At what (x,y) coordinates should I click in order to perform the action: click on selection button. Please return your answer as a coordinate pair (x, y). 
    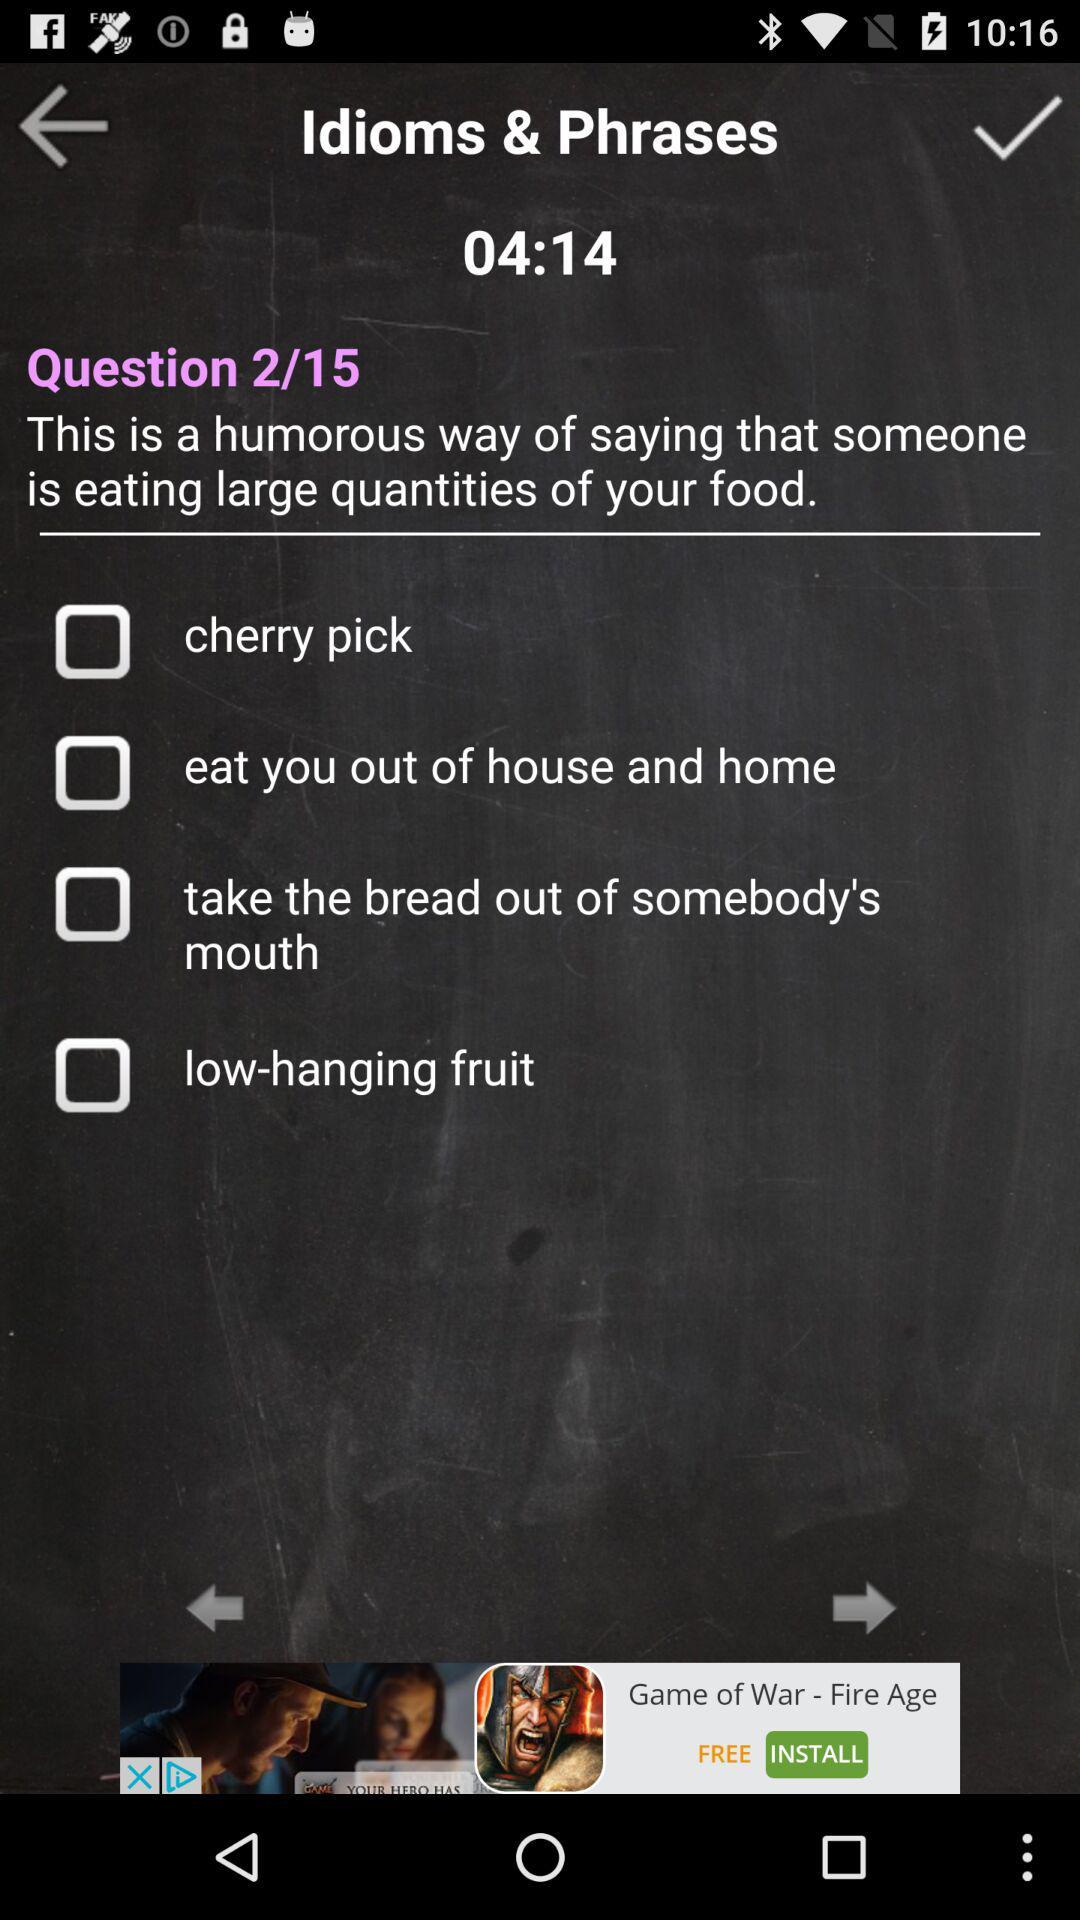
    Looking at the image, I should click on (91, 771).